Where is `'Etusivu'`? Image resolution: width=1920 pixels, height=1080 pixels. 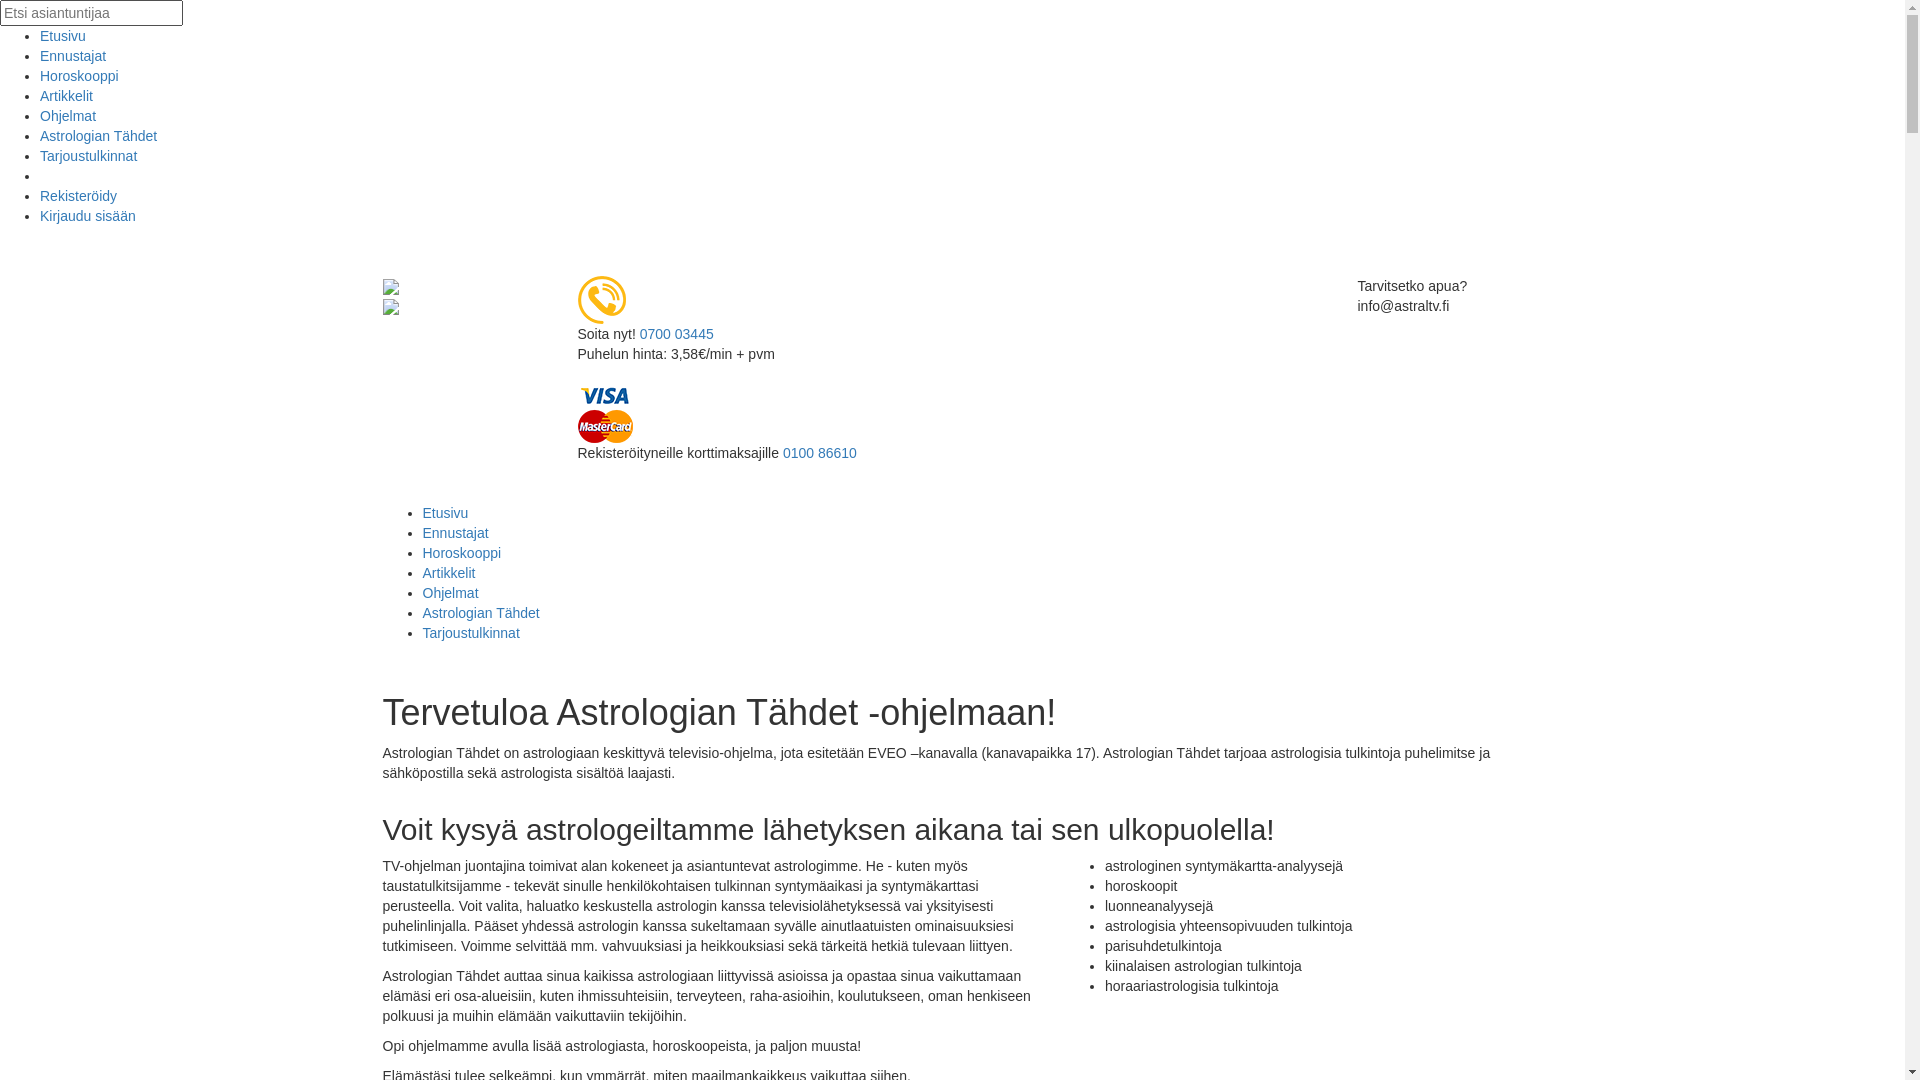
'Etusivu' is located at coordinates (62, 35).